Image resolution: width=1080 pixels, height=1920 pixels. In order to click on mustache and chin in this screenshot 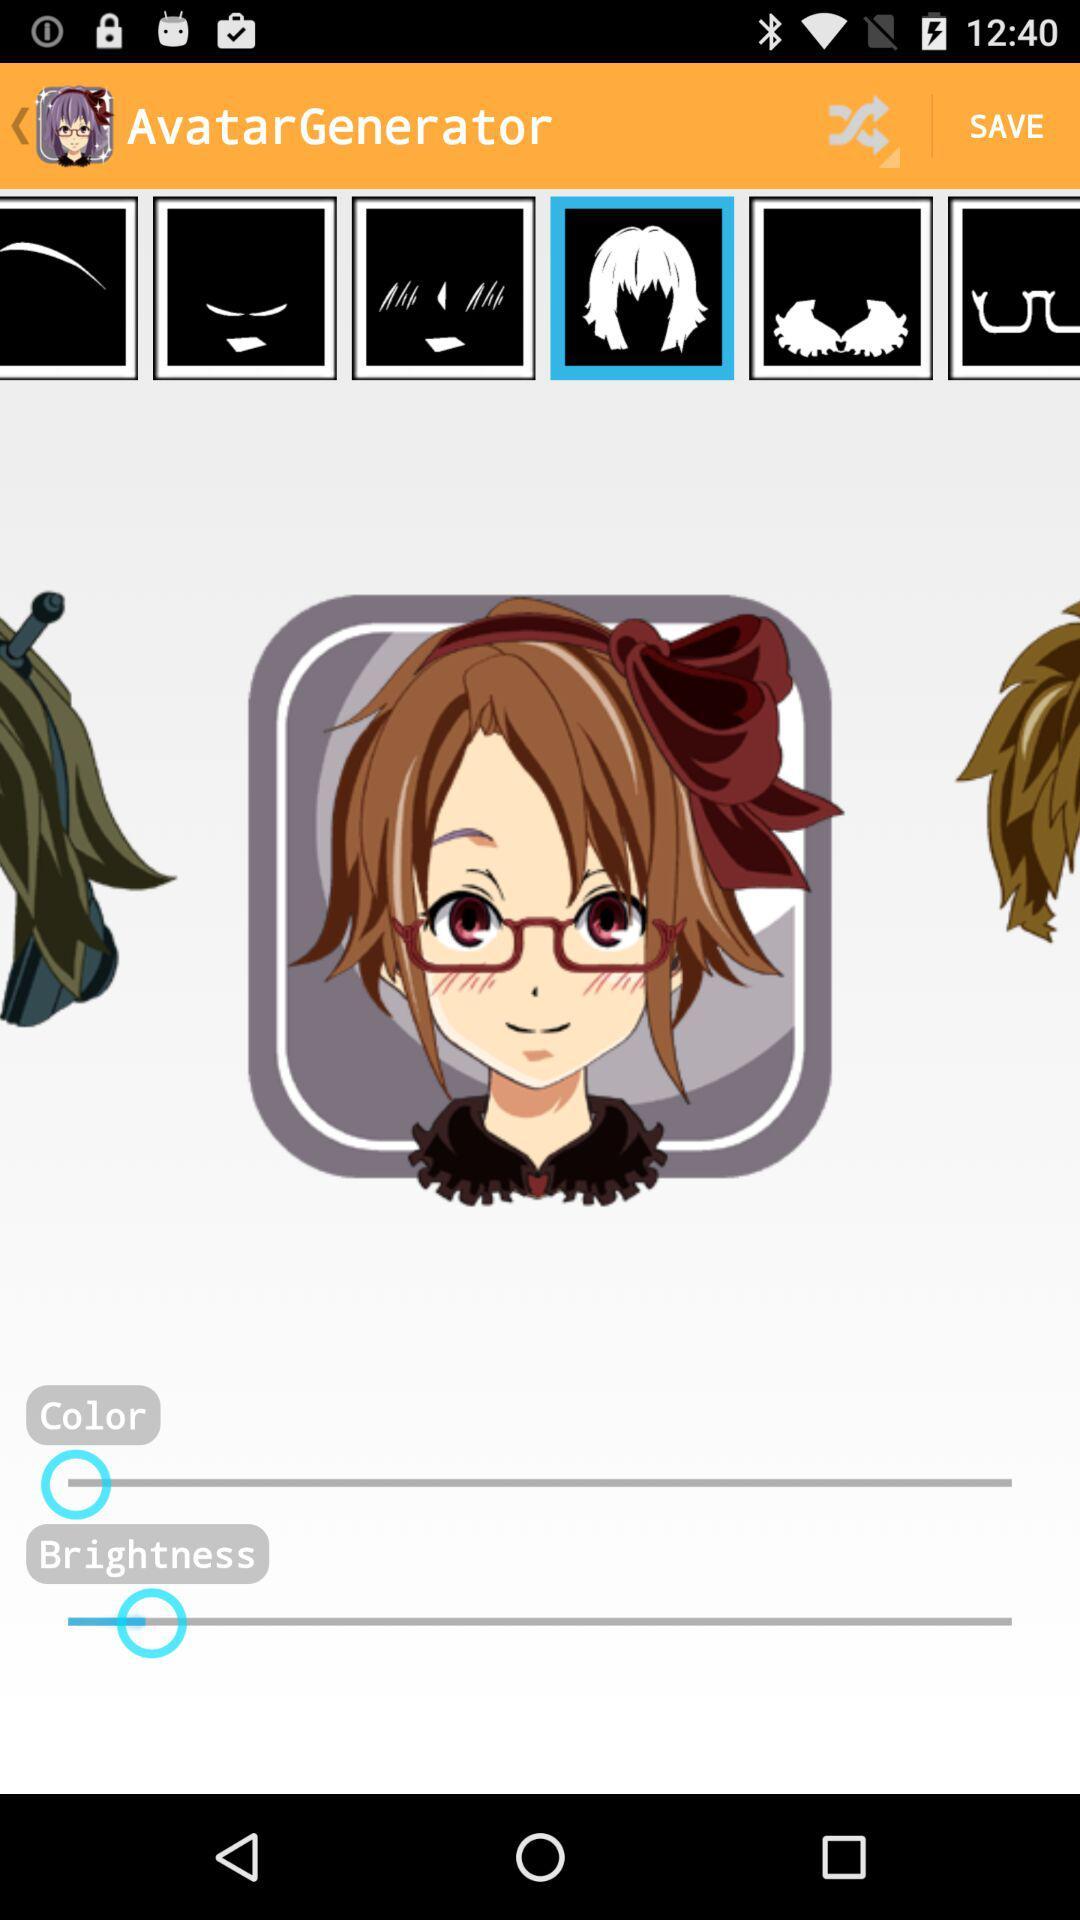, I will do `click(243, 287)`.